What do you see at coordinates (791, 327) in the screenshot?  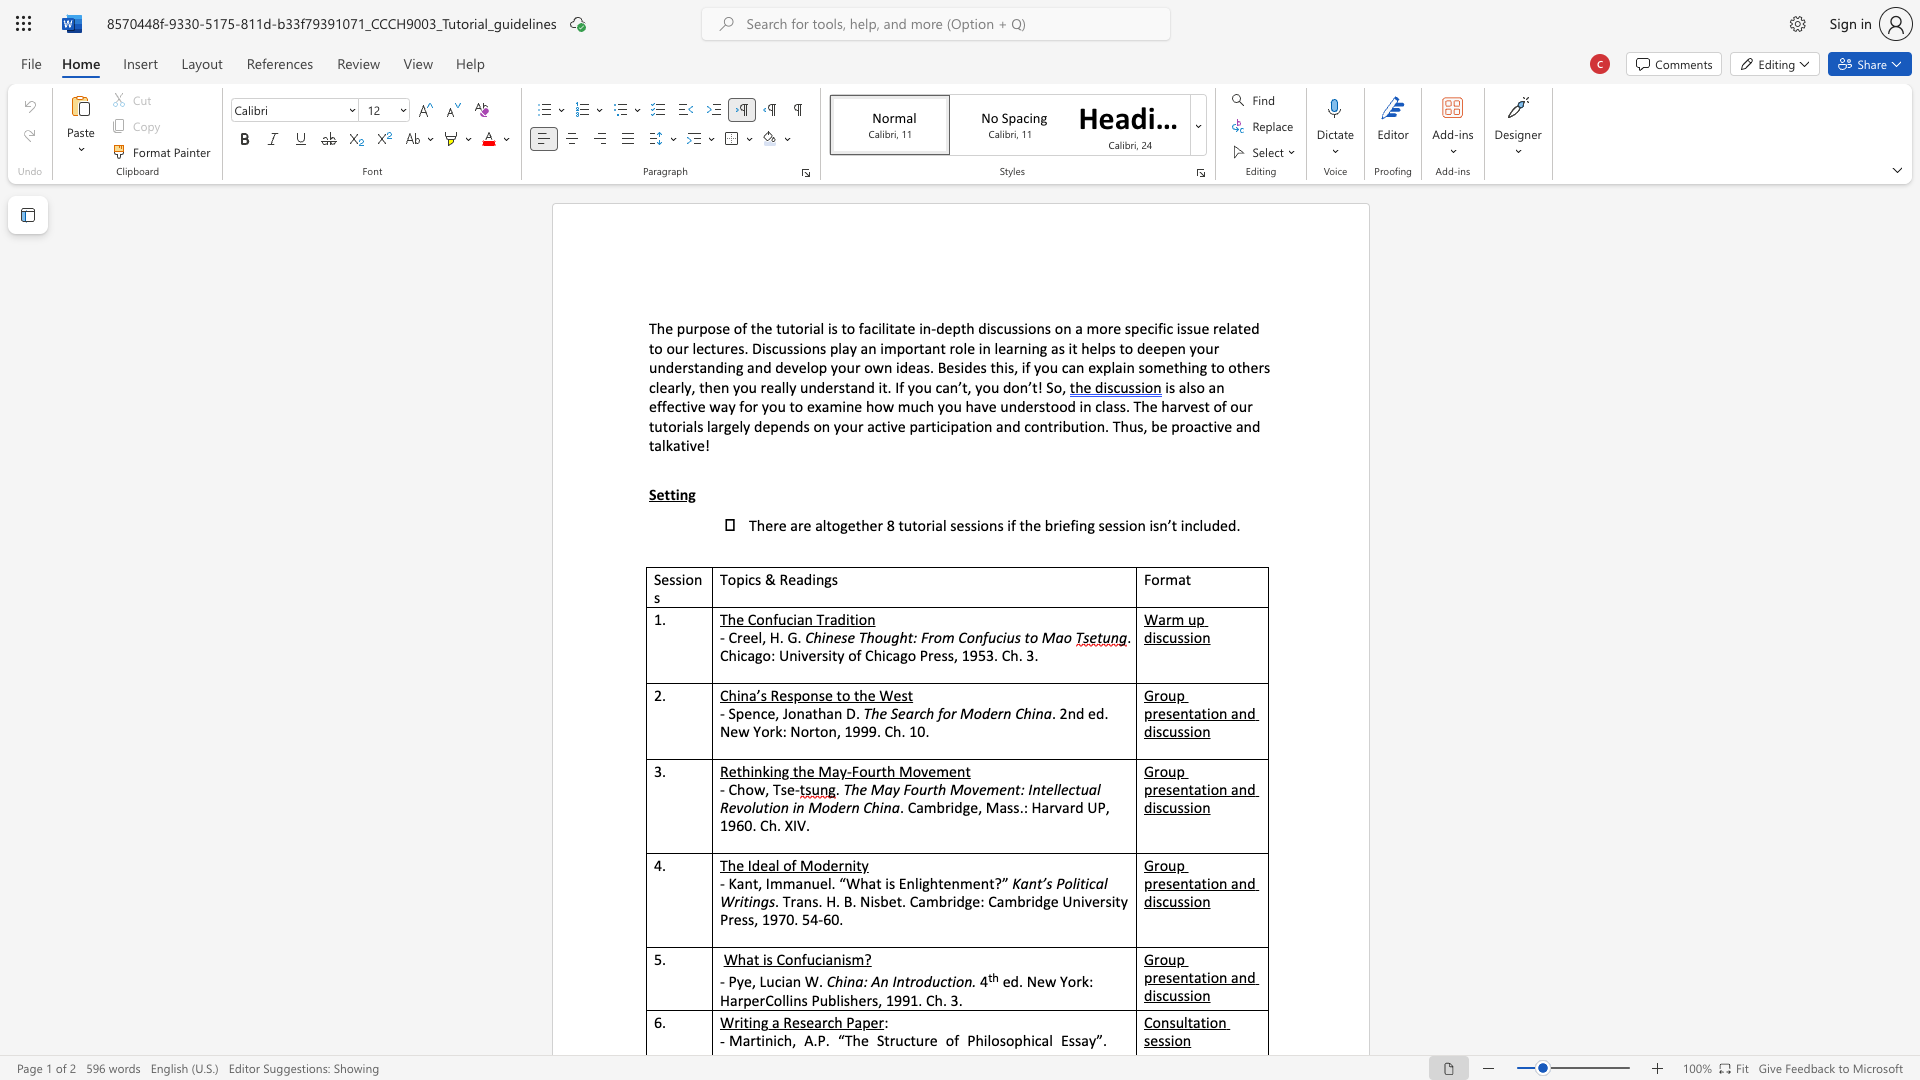 I see `the 3th character "t" in the text` at bounding box center [791, 327].